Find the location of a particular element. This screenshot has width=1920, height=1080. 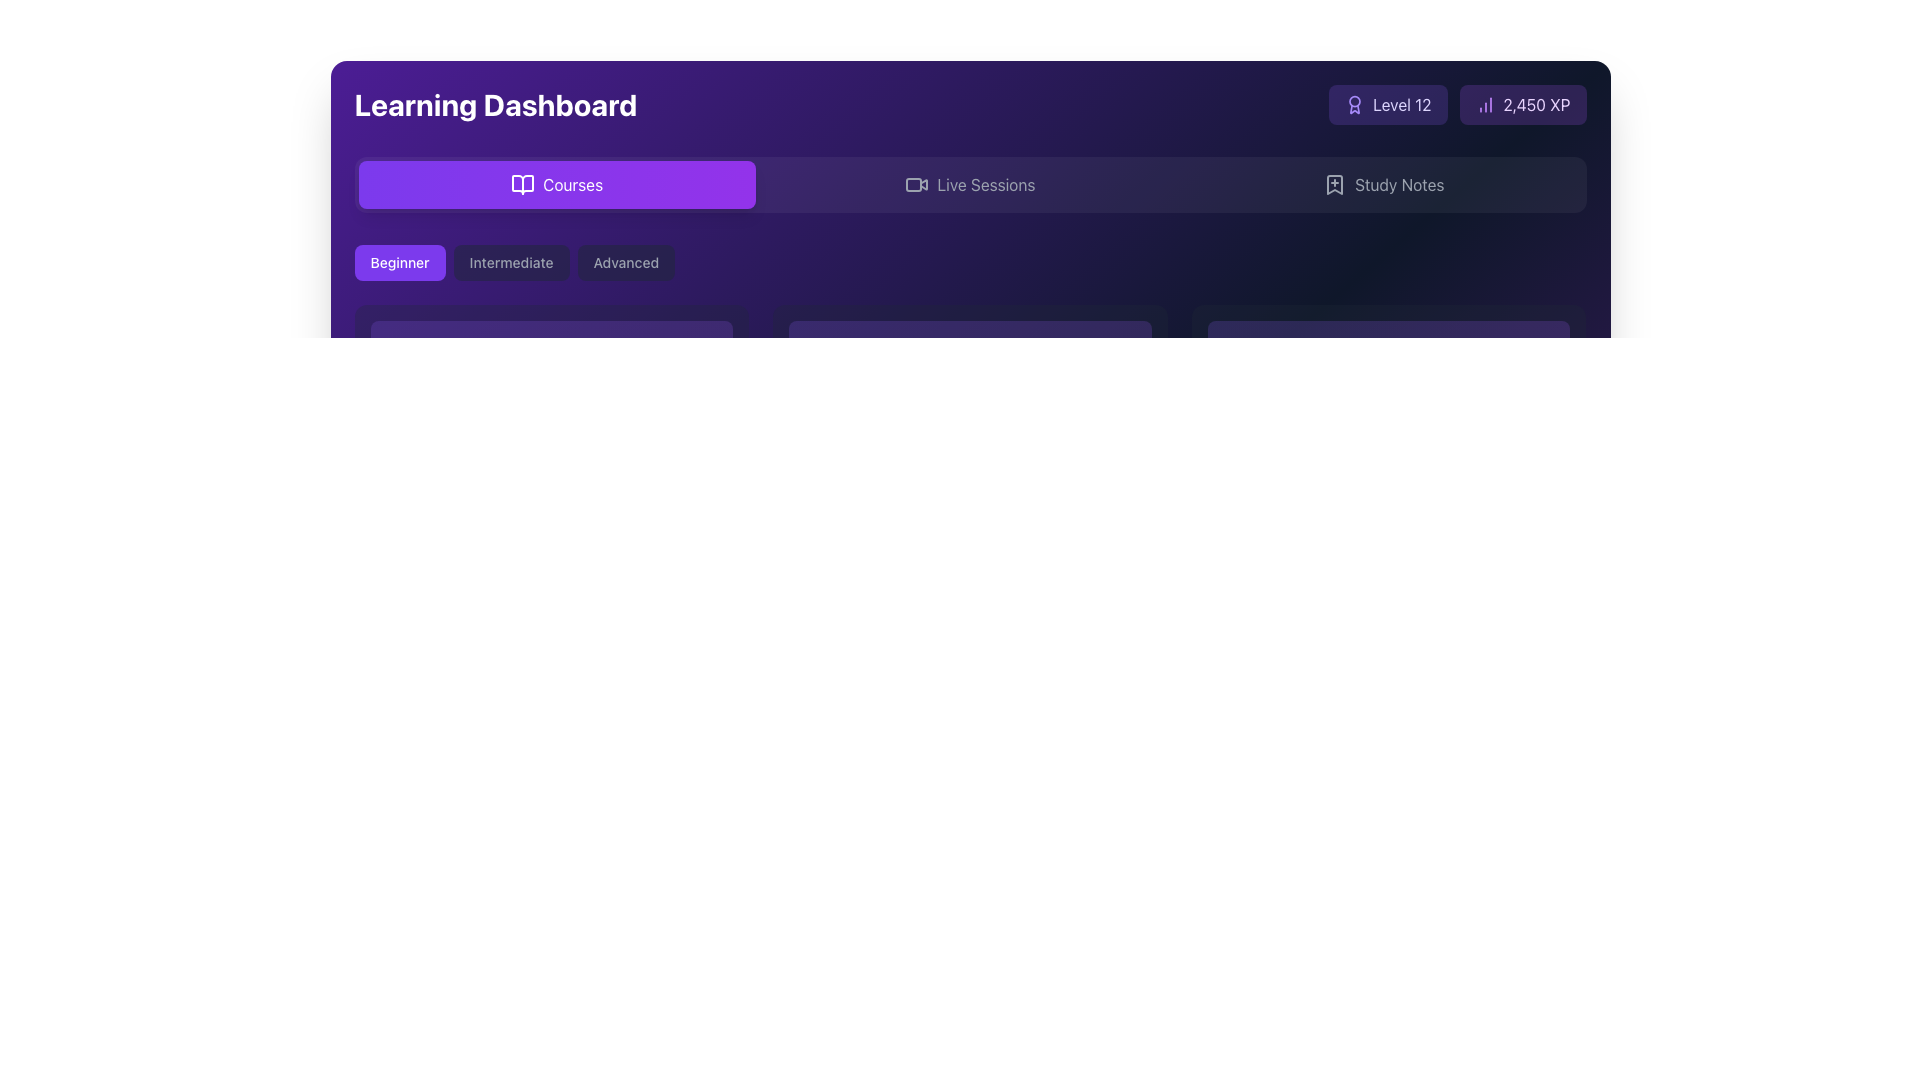

the 'Courses' button, which is a vibrant gradient button with a book icon on its left is located at coordinates (557, 185).